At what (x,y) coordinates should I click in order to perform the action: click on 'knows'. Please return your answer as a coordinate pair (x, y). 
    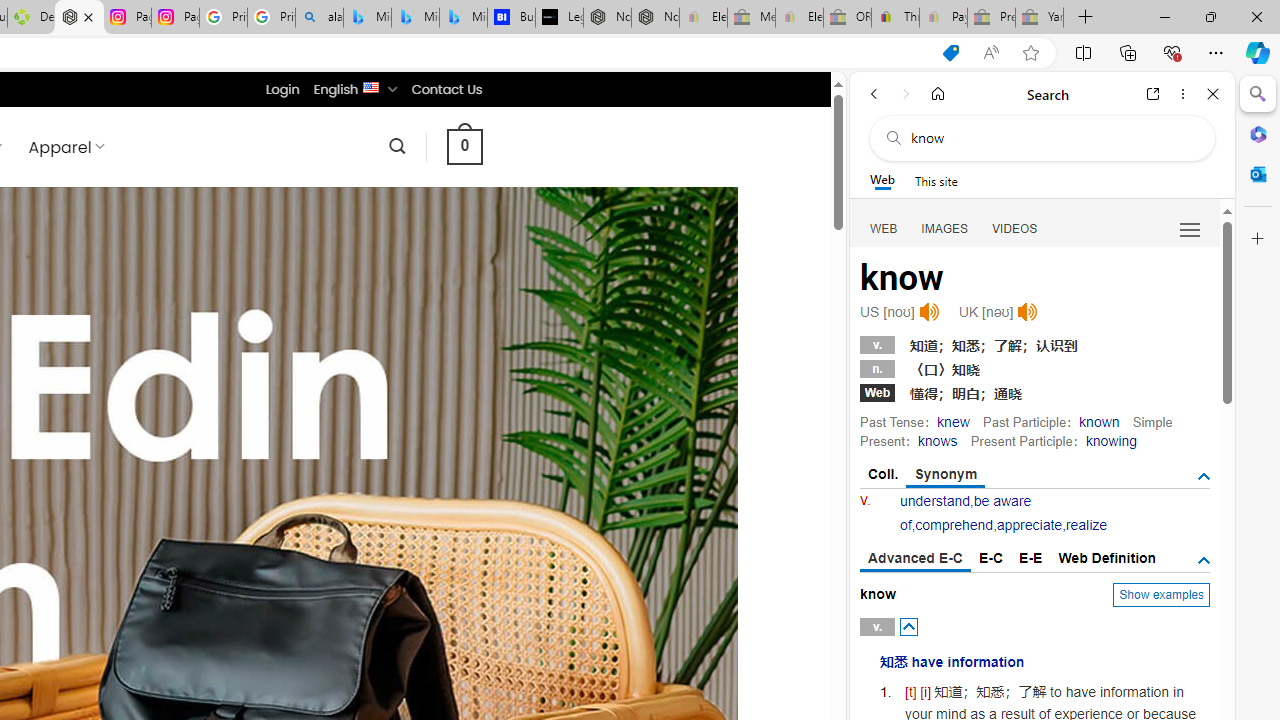
    Looking at the image, I should click on (935, 440).